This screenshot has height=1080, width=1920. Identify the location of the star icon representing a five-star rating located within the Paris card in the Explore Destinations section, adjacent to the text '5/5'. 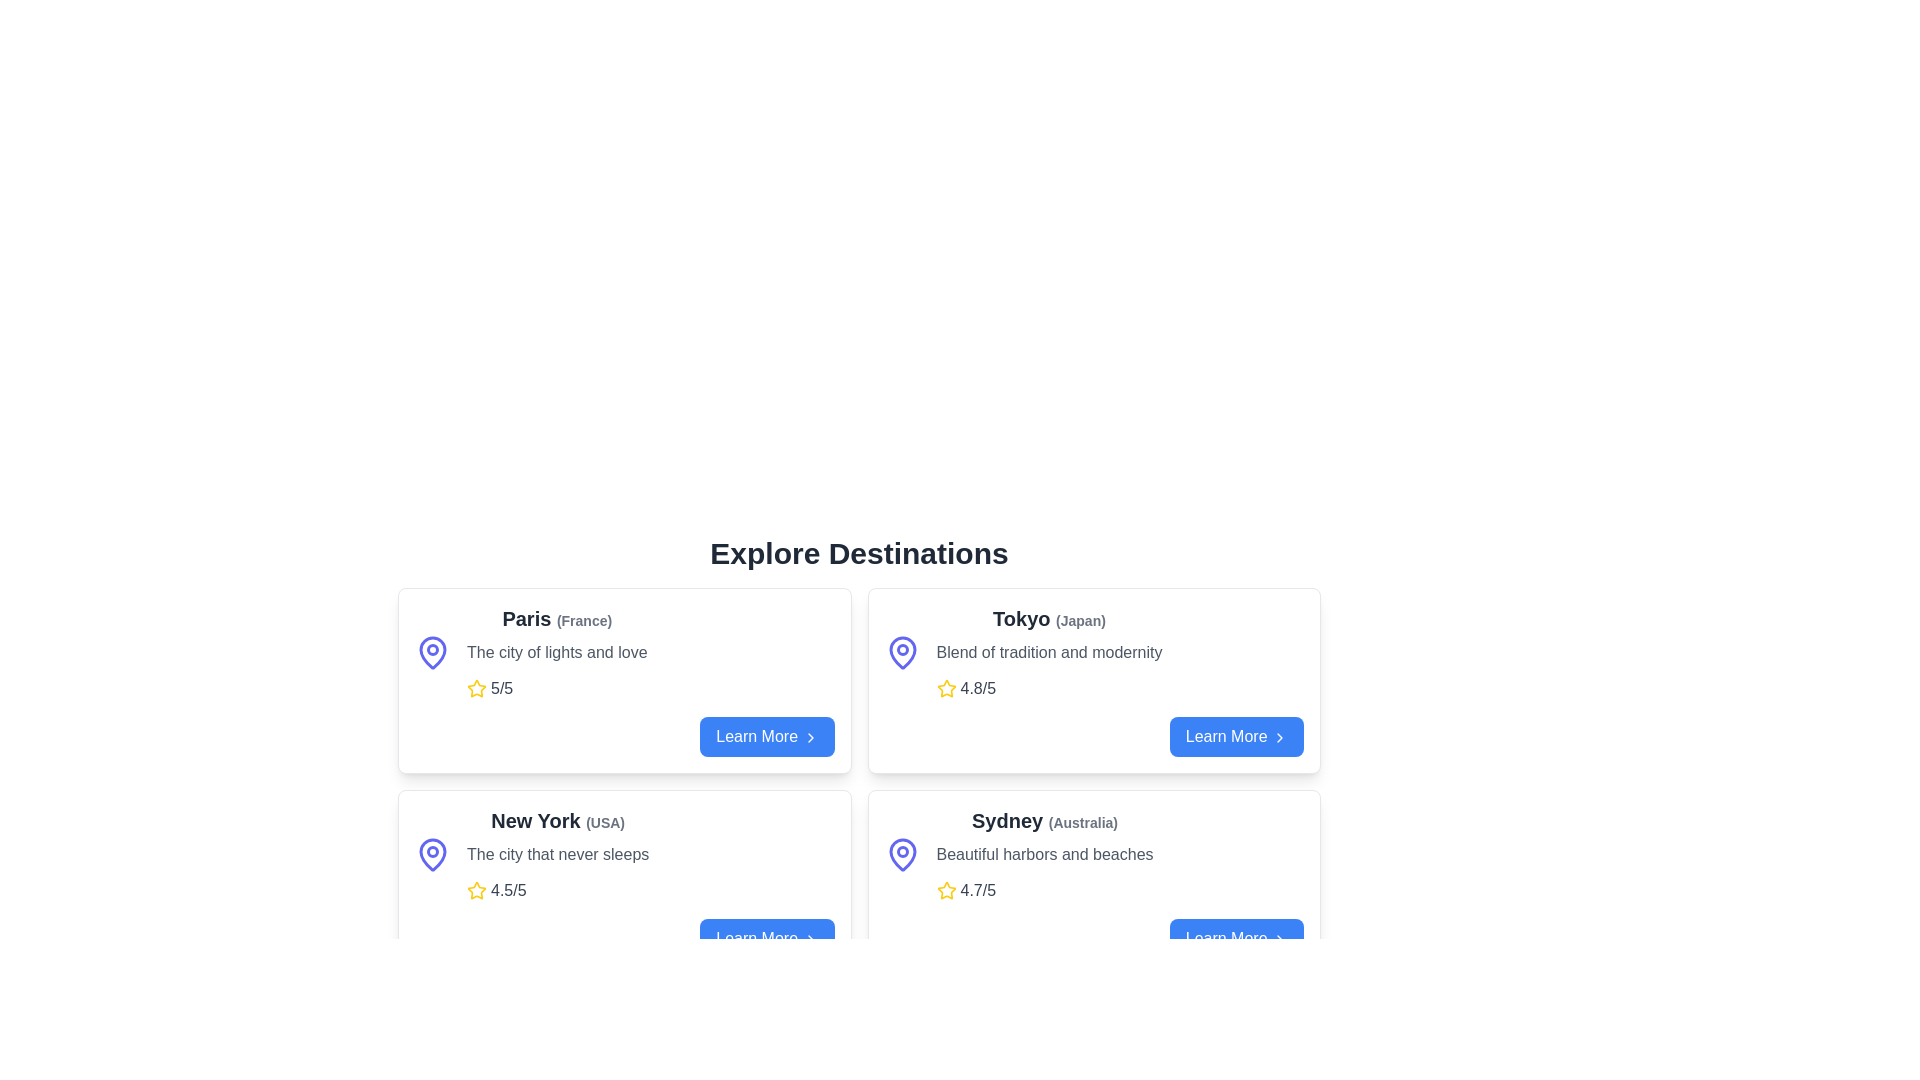
(475, 687).